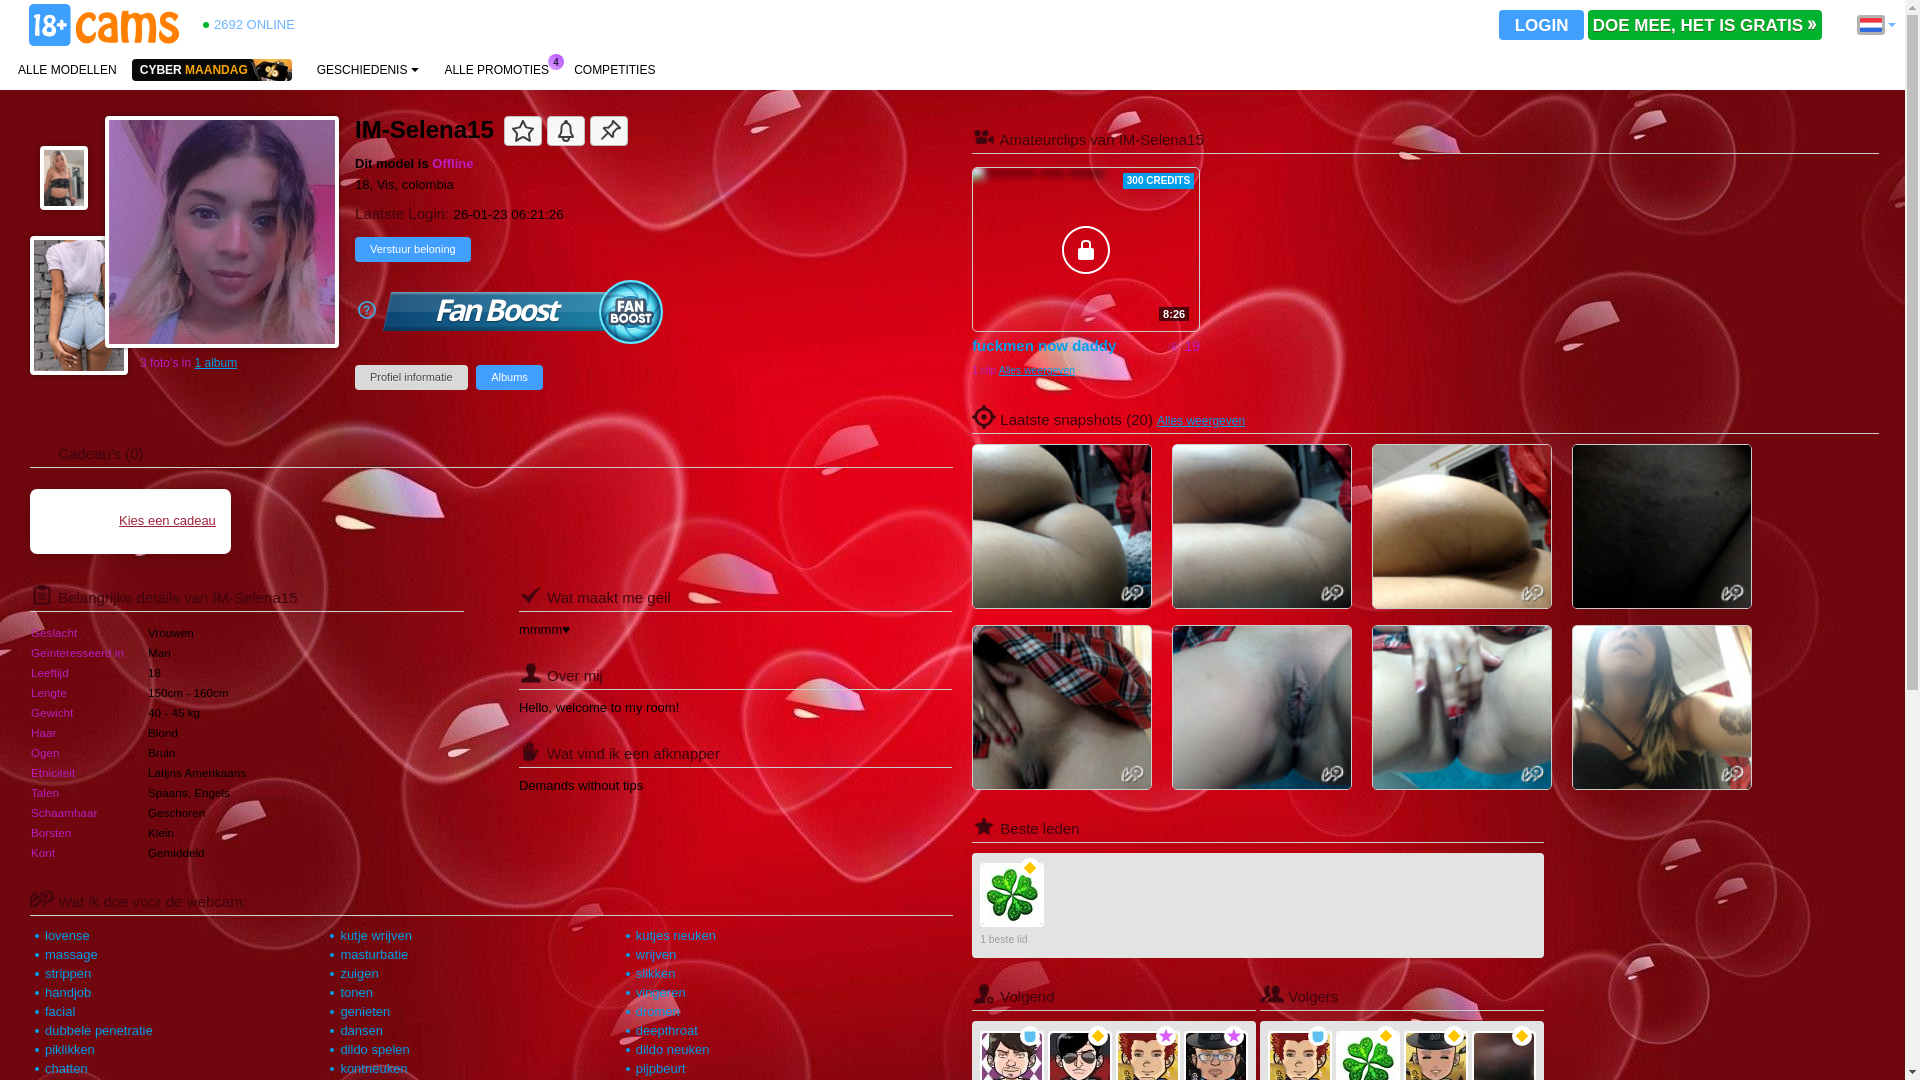  What do you see at coordinates (98, 1030) in the screenshot?
I see `'dubbele penetratie'` at bounding box center [98, 1030].